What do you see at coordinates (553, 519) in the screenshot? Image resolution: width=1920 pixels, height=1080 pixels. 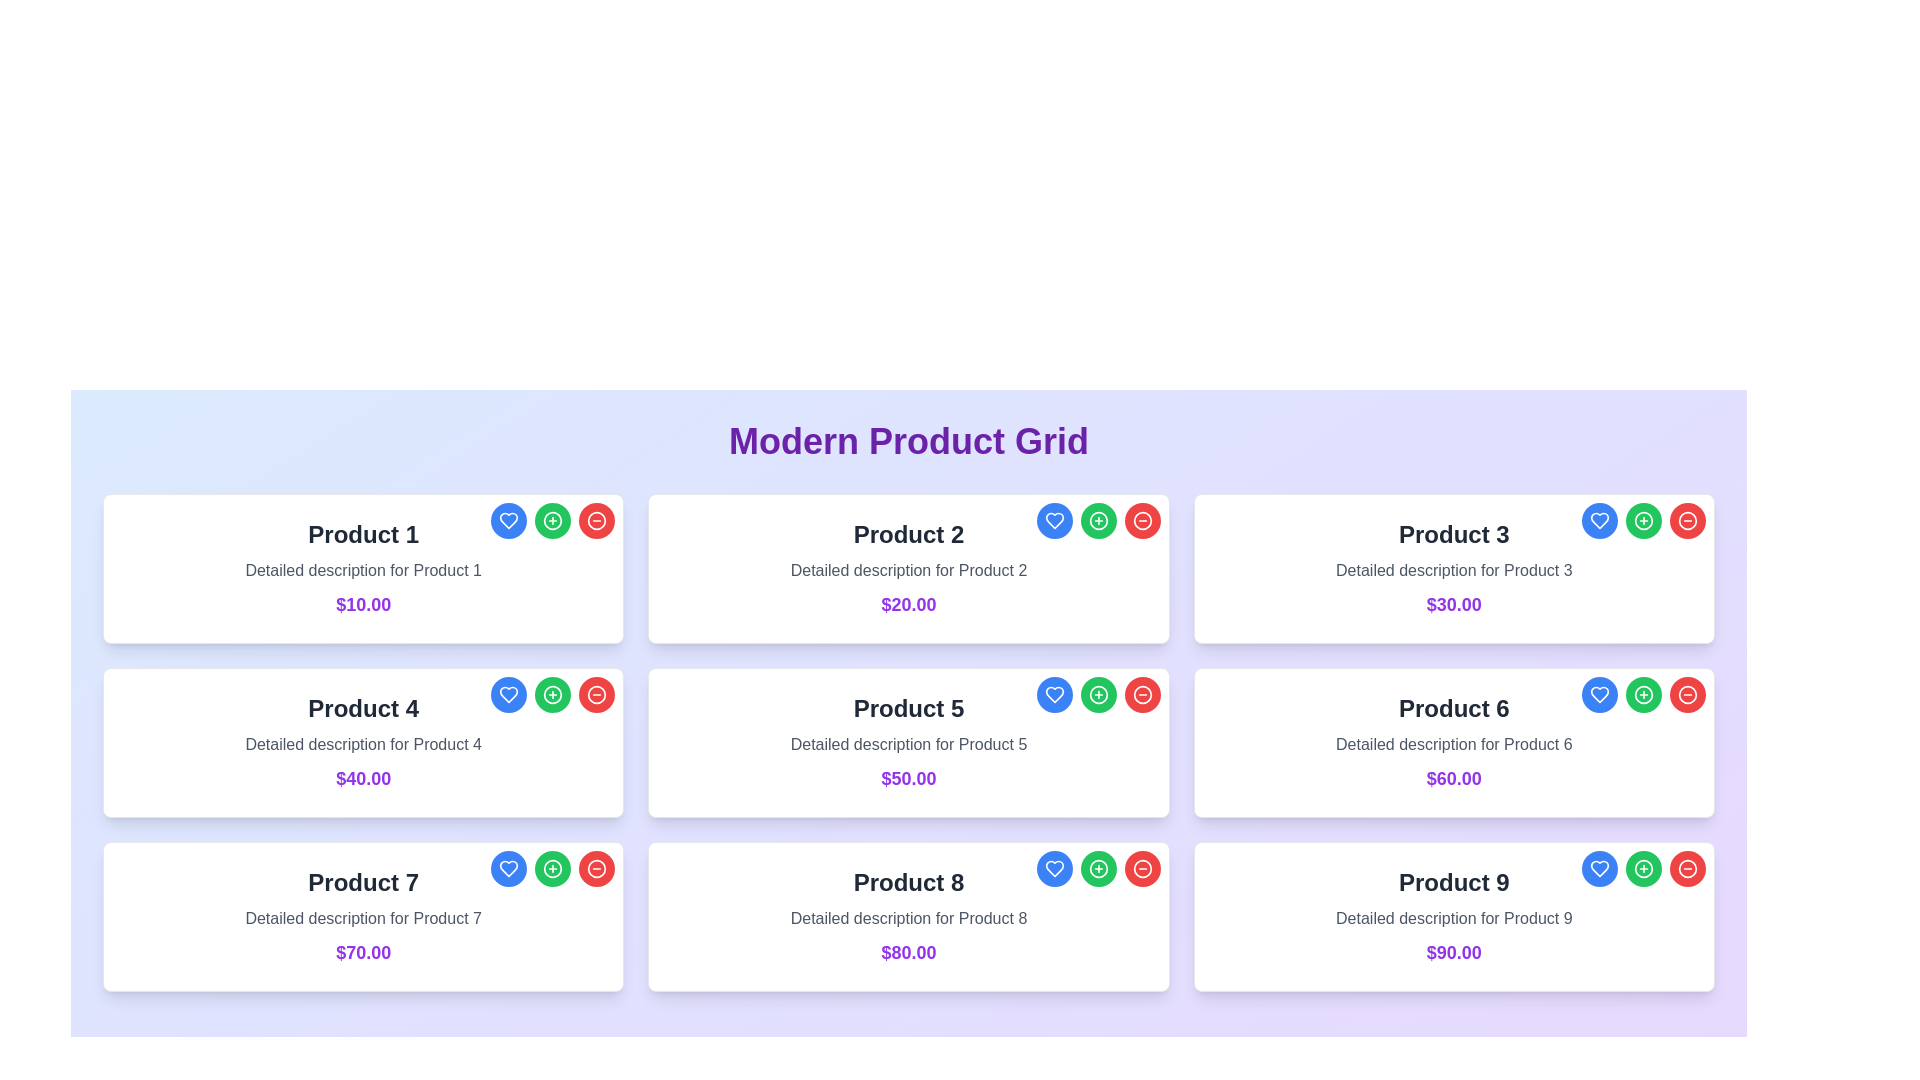 I see `the circular green button with a white plus sign located in the top-right corner of the 'Product 1' card` at bounding box center [553, 519].